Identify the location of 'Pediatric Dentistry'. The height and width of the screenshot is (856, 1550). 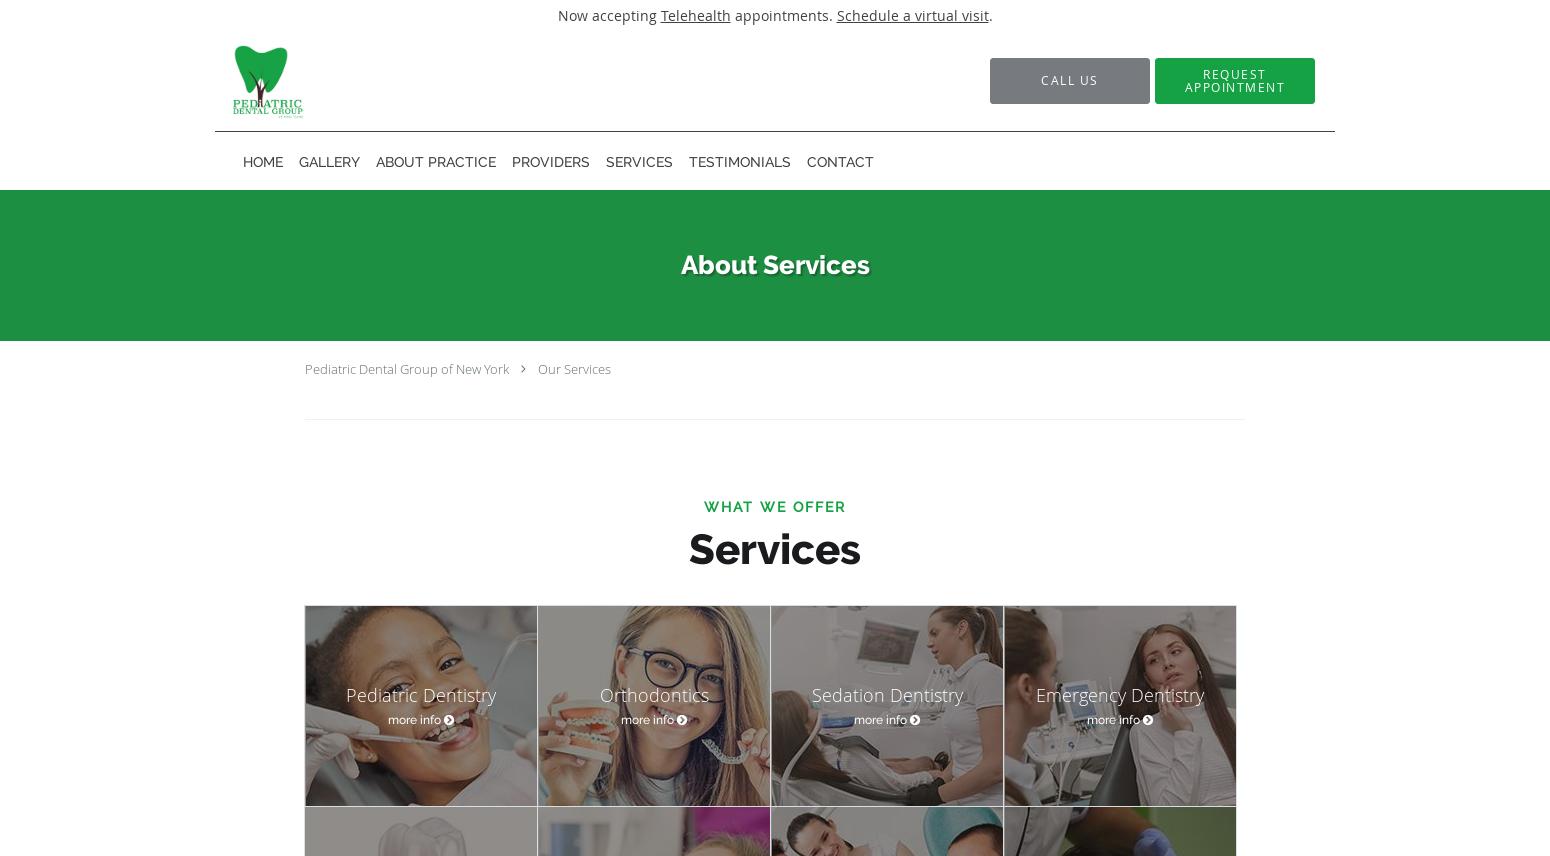
(420, 693).